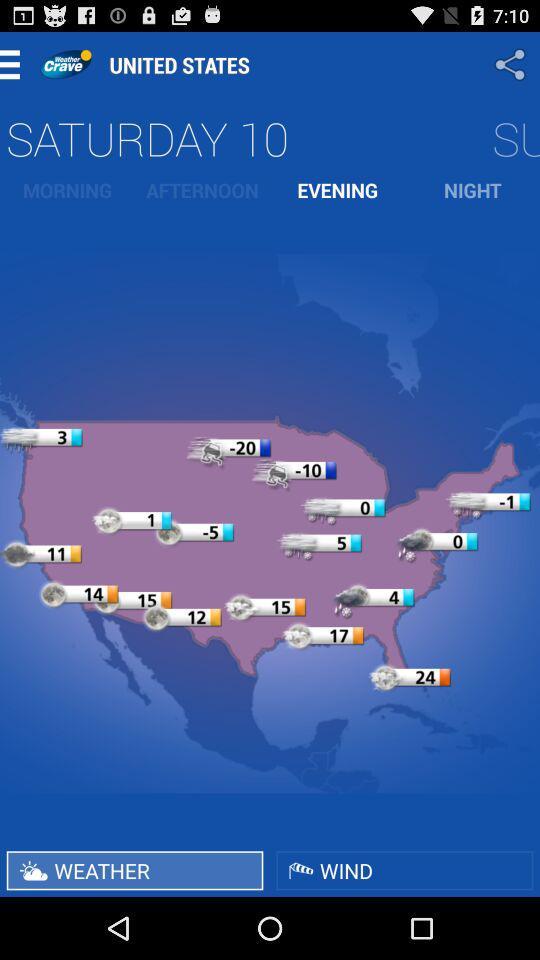  I want to click on the item next to the weather button, so click(404, 869).